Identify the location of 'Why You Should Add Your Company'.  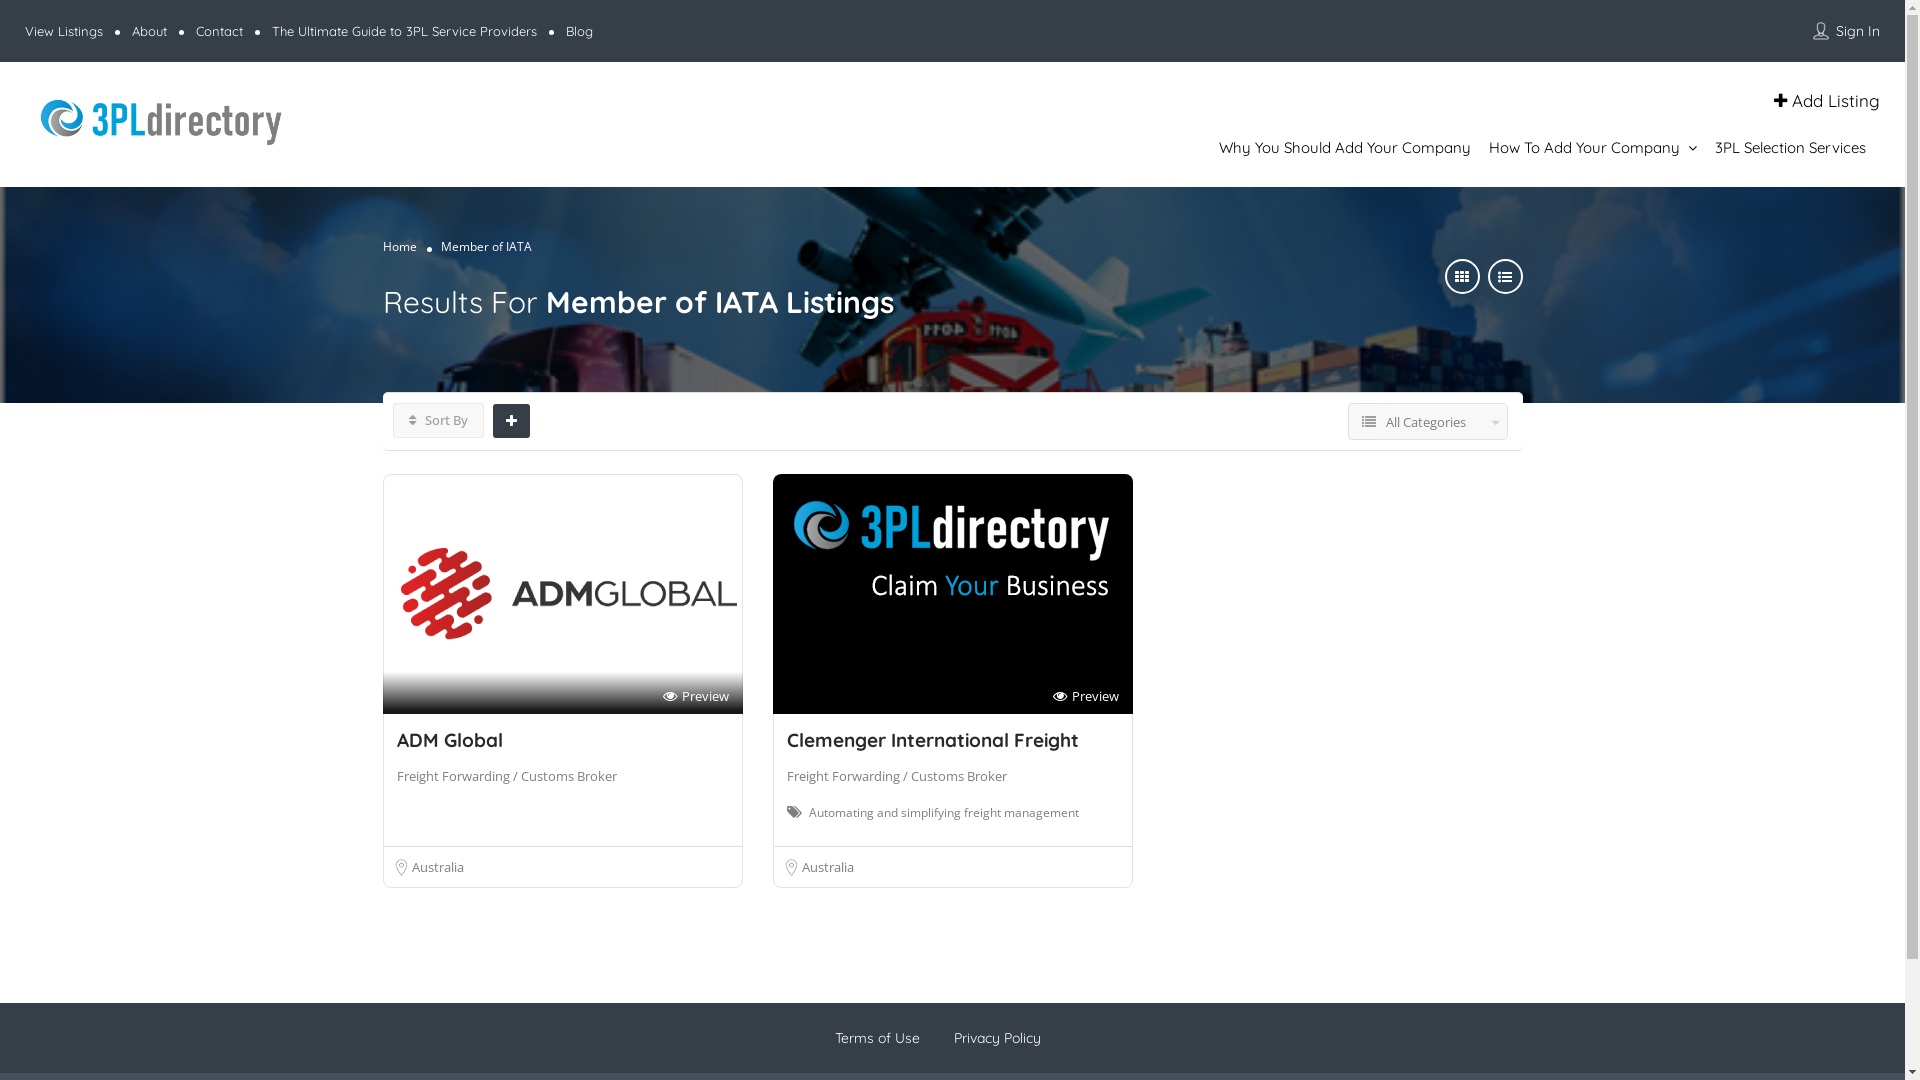
(1218, 146).